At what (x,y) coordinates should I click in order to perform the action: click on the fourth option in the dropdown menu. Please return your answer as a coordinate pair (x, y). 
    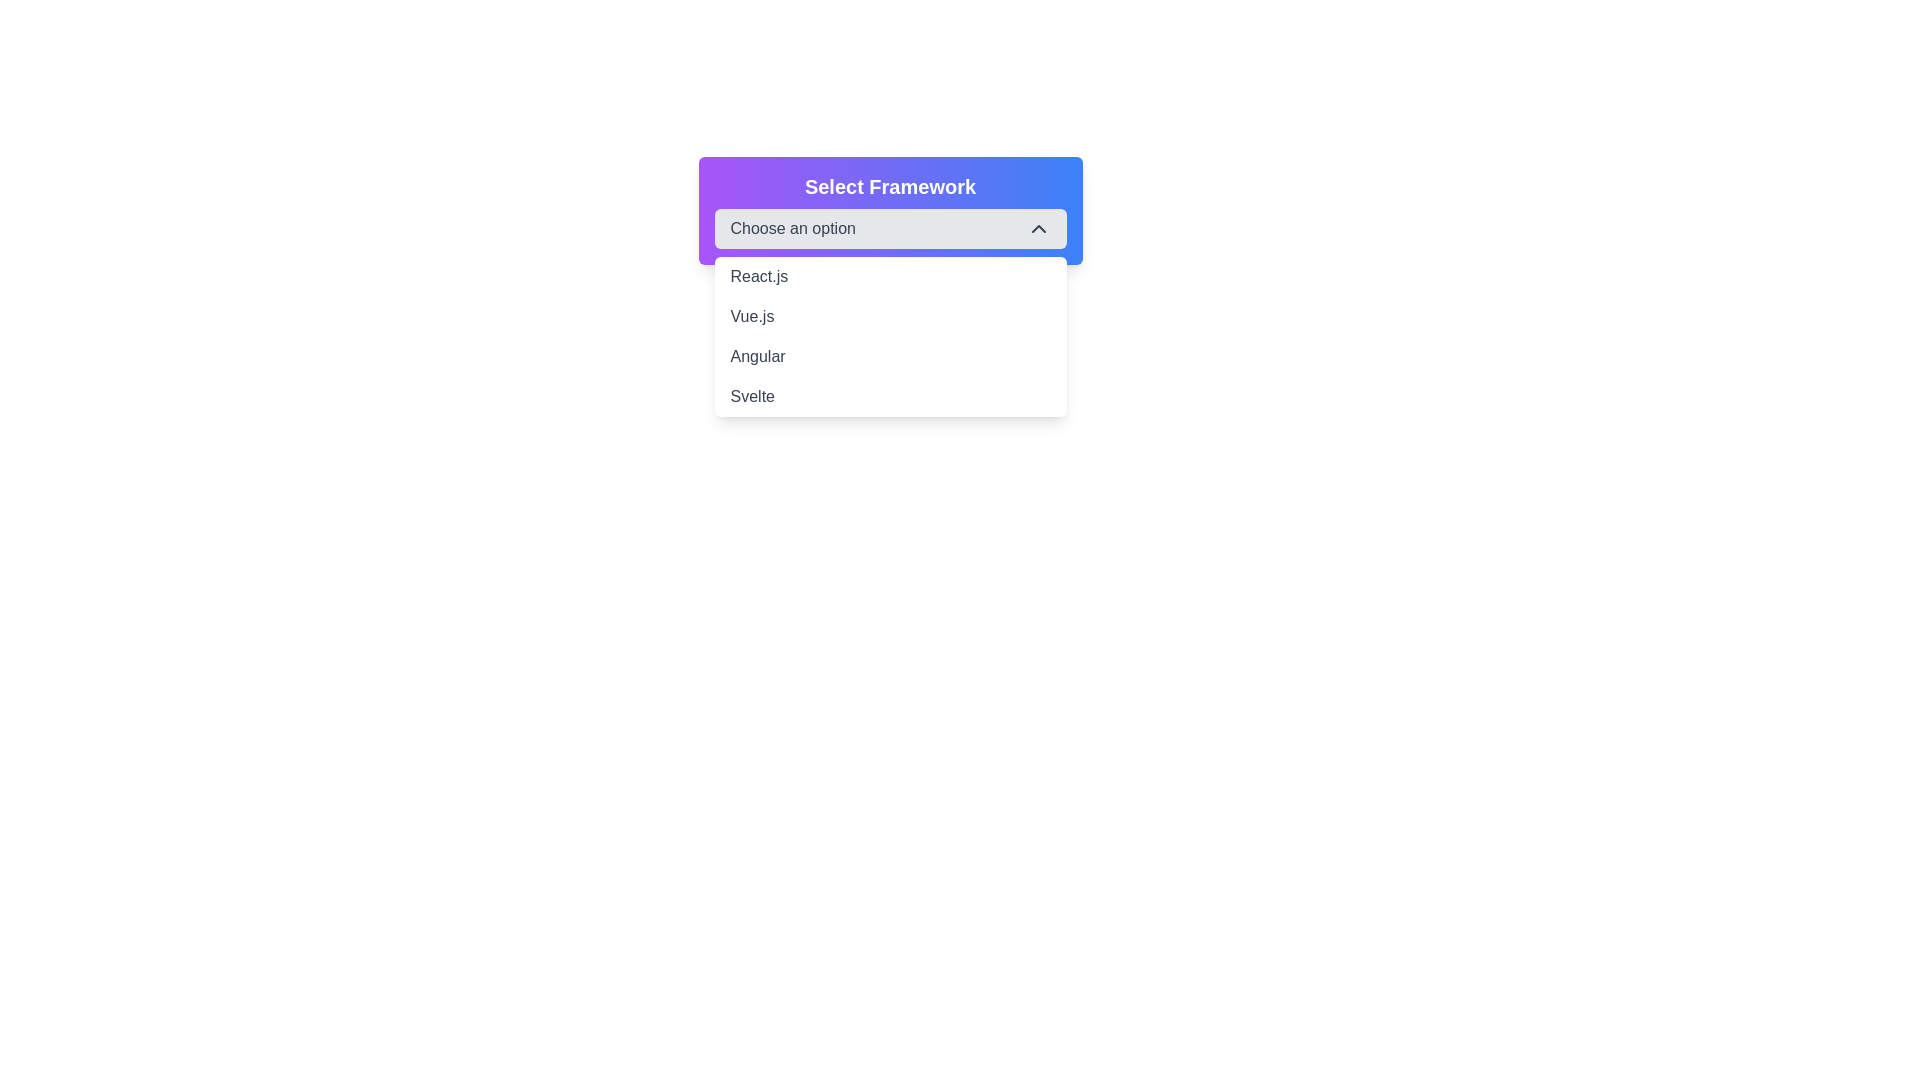
    Looking at the image, I should click on (889, 397).